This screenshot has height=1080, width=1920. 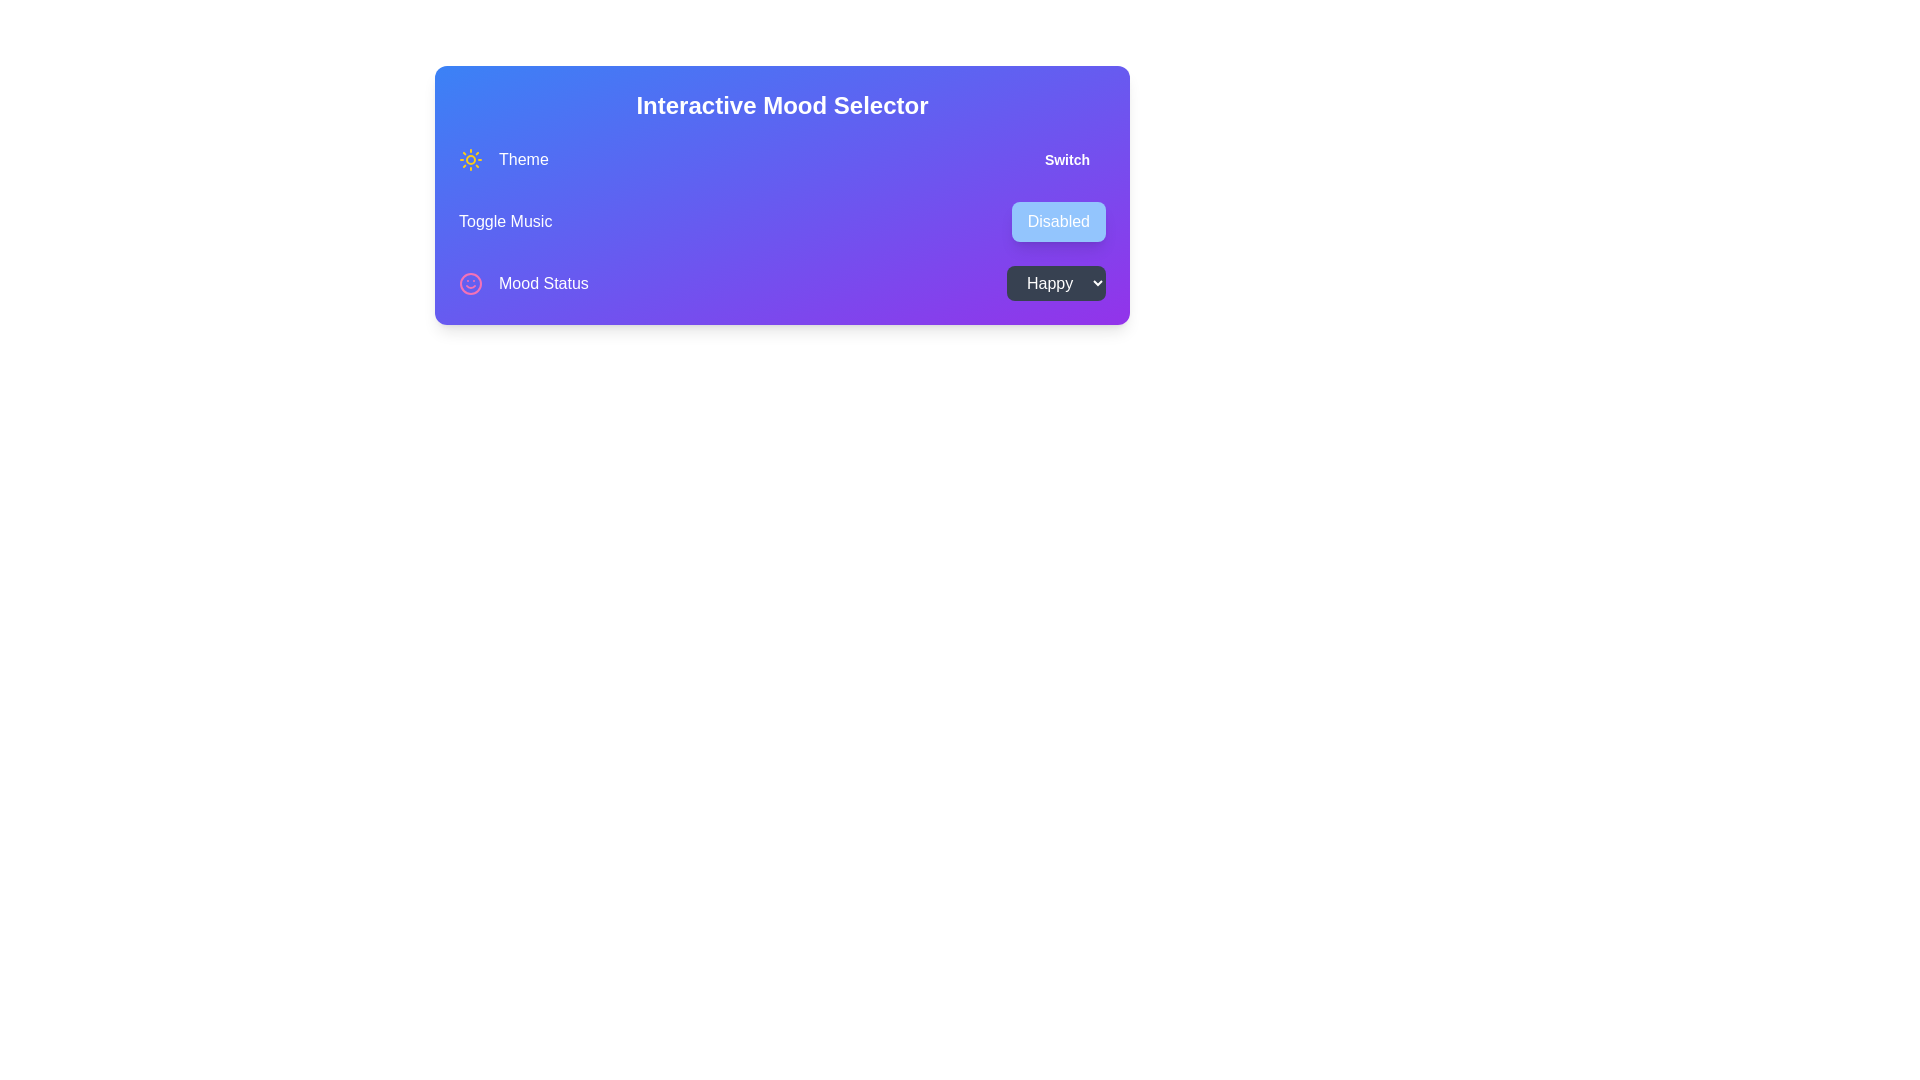 What do you see at coordinates (543, 283) in the screenshot?
I see `the 'Mood Status' text label, which is styled with a medium-weight font and located on a gradient blue and purple background, positioned to the right of a smiley face icon` at bounding box center [543, 283].